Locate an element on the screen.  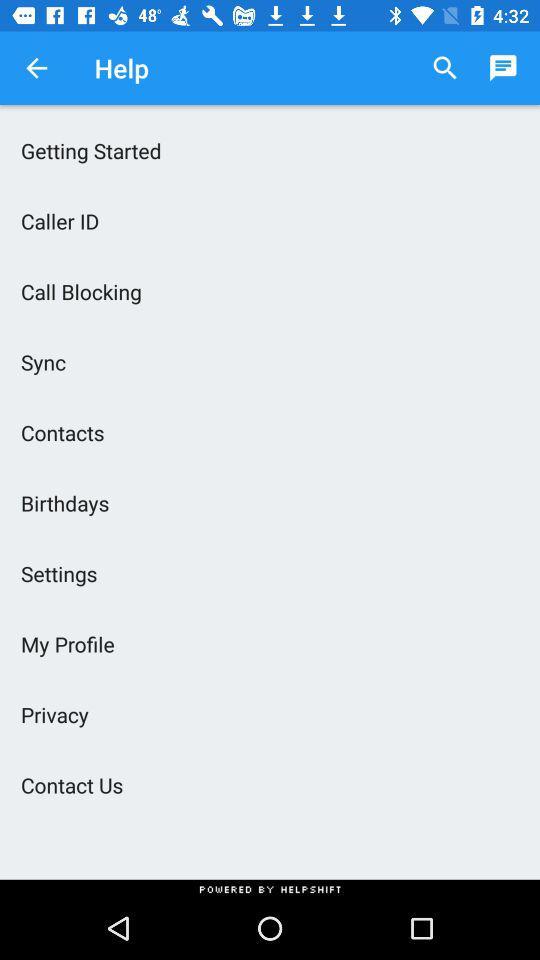
the icon above the call blocking is located at coordinates (270, 221).